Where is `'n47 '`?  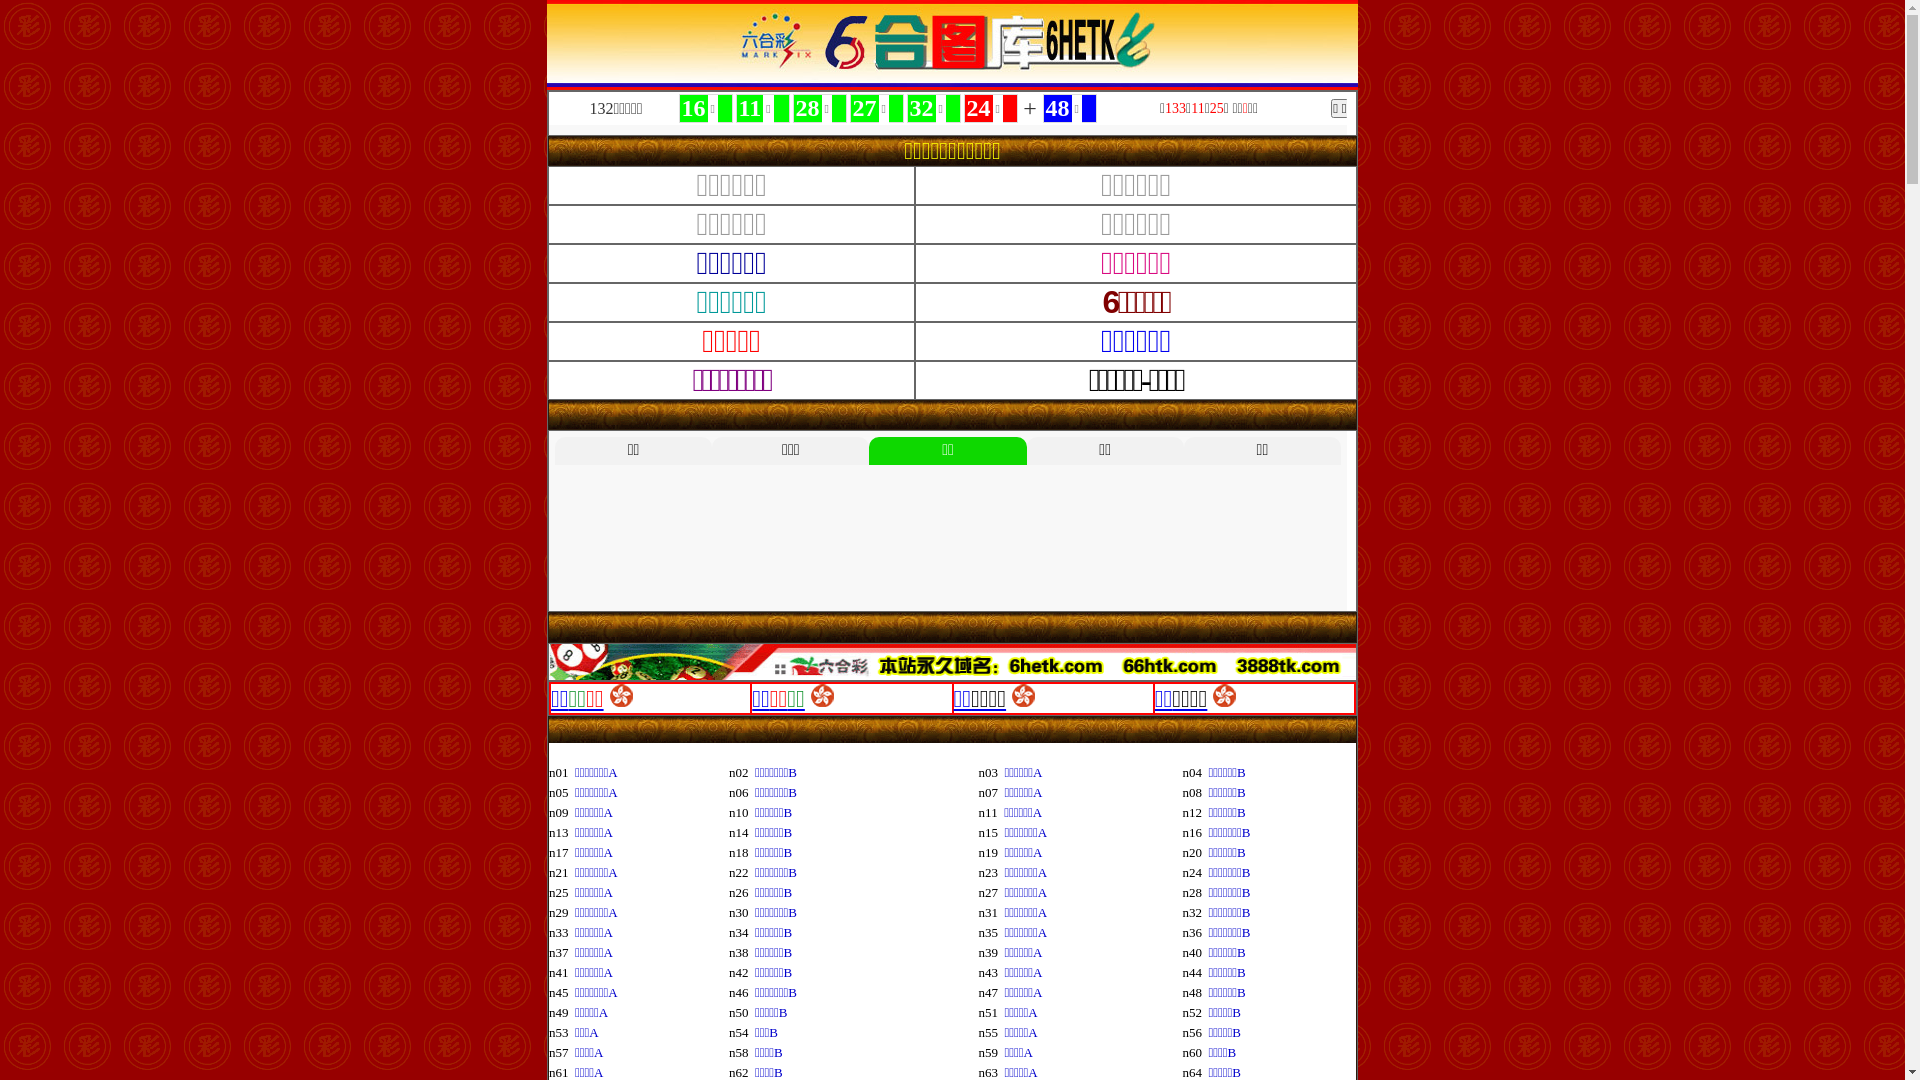
'n47 ' is located at coordinates (992, 992).